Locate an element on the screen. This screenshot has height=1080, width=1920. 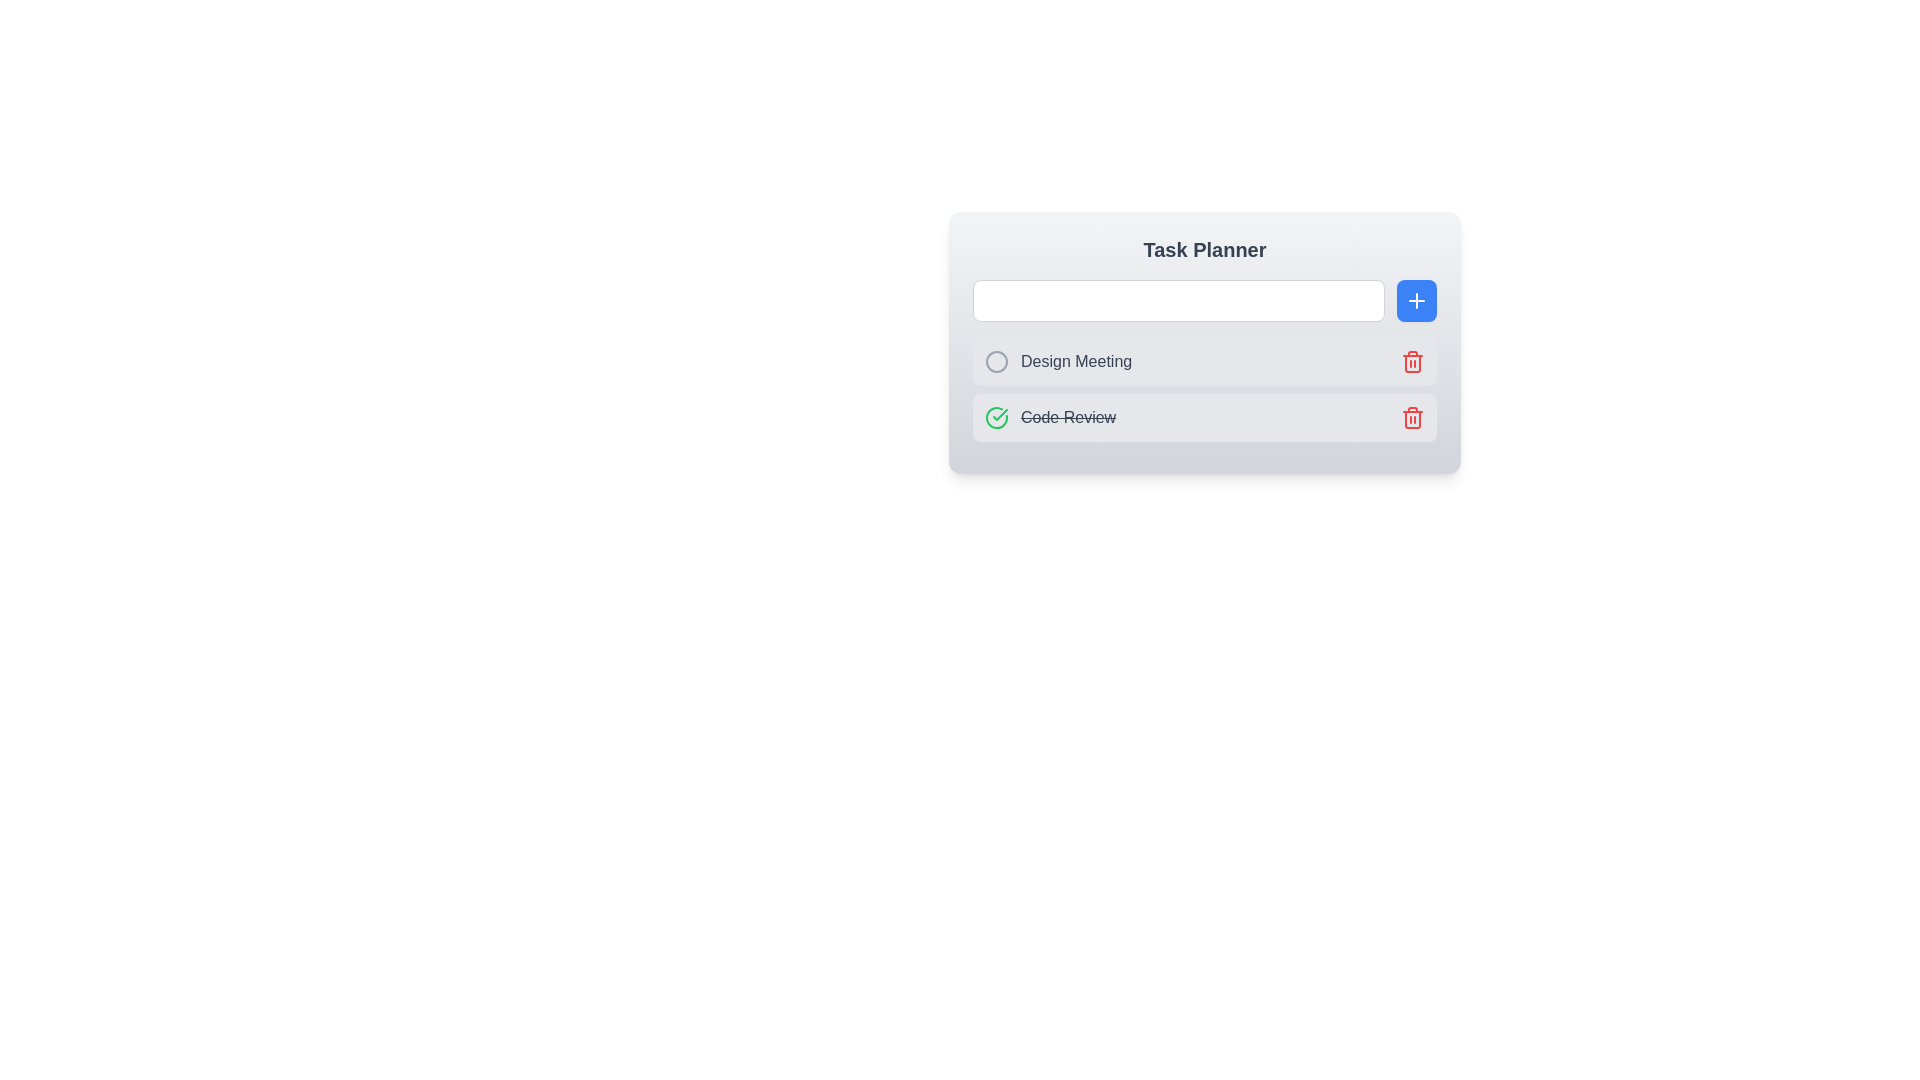
the red trash bin icon located at the far-right of the 'Design Meeting' task row is located at coordinates (1405, 362).